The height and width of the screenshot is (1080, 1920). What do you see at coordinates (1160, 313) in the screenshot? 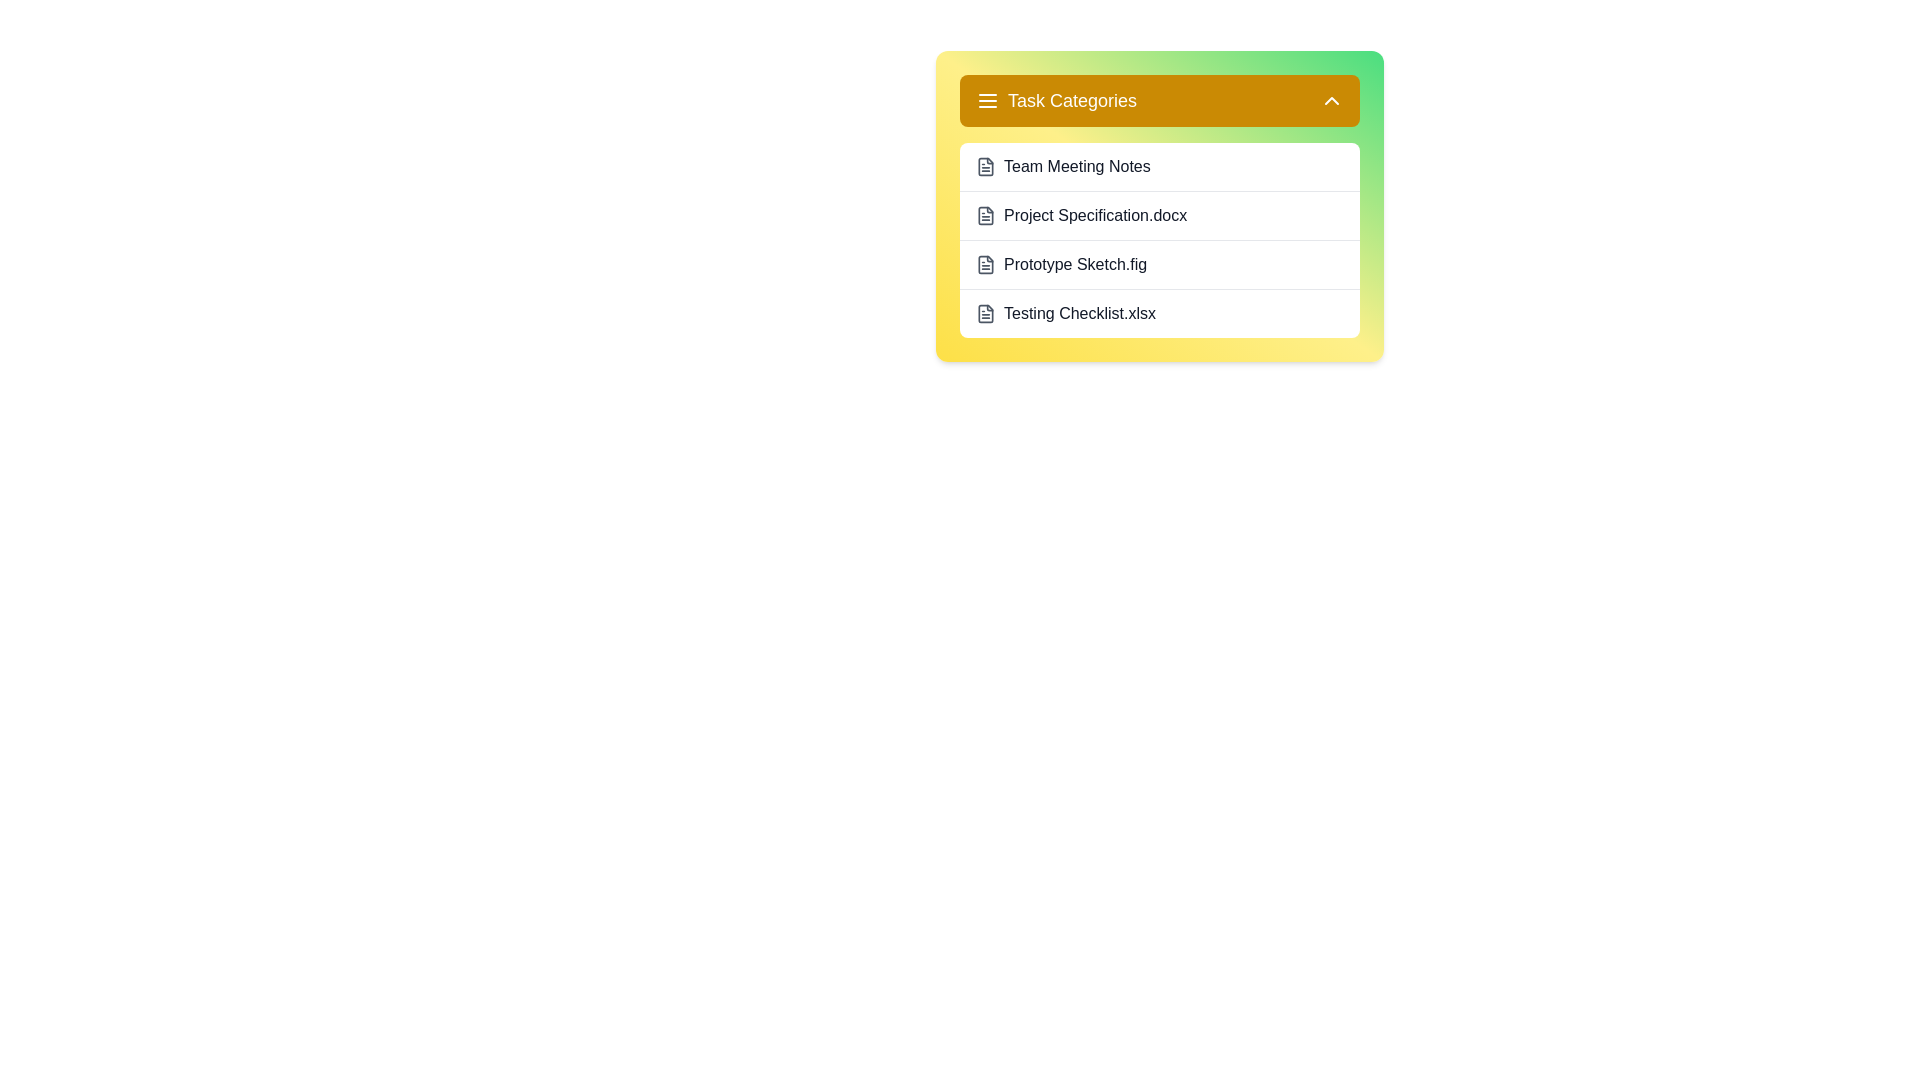
I see `the task Testing Checklist.xlsx from the task list` at bounding box center [1160, 313].